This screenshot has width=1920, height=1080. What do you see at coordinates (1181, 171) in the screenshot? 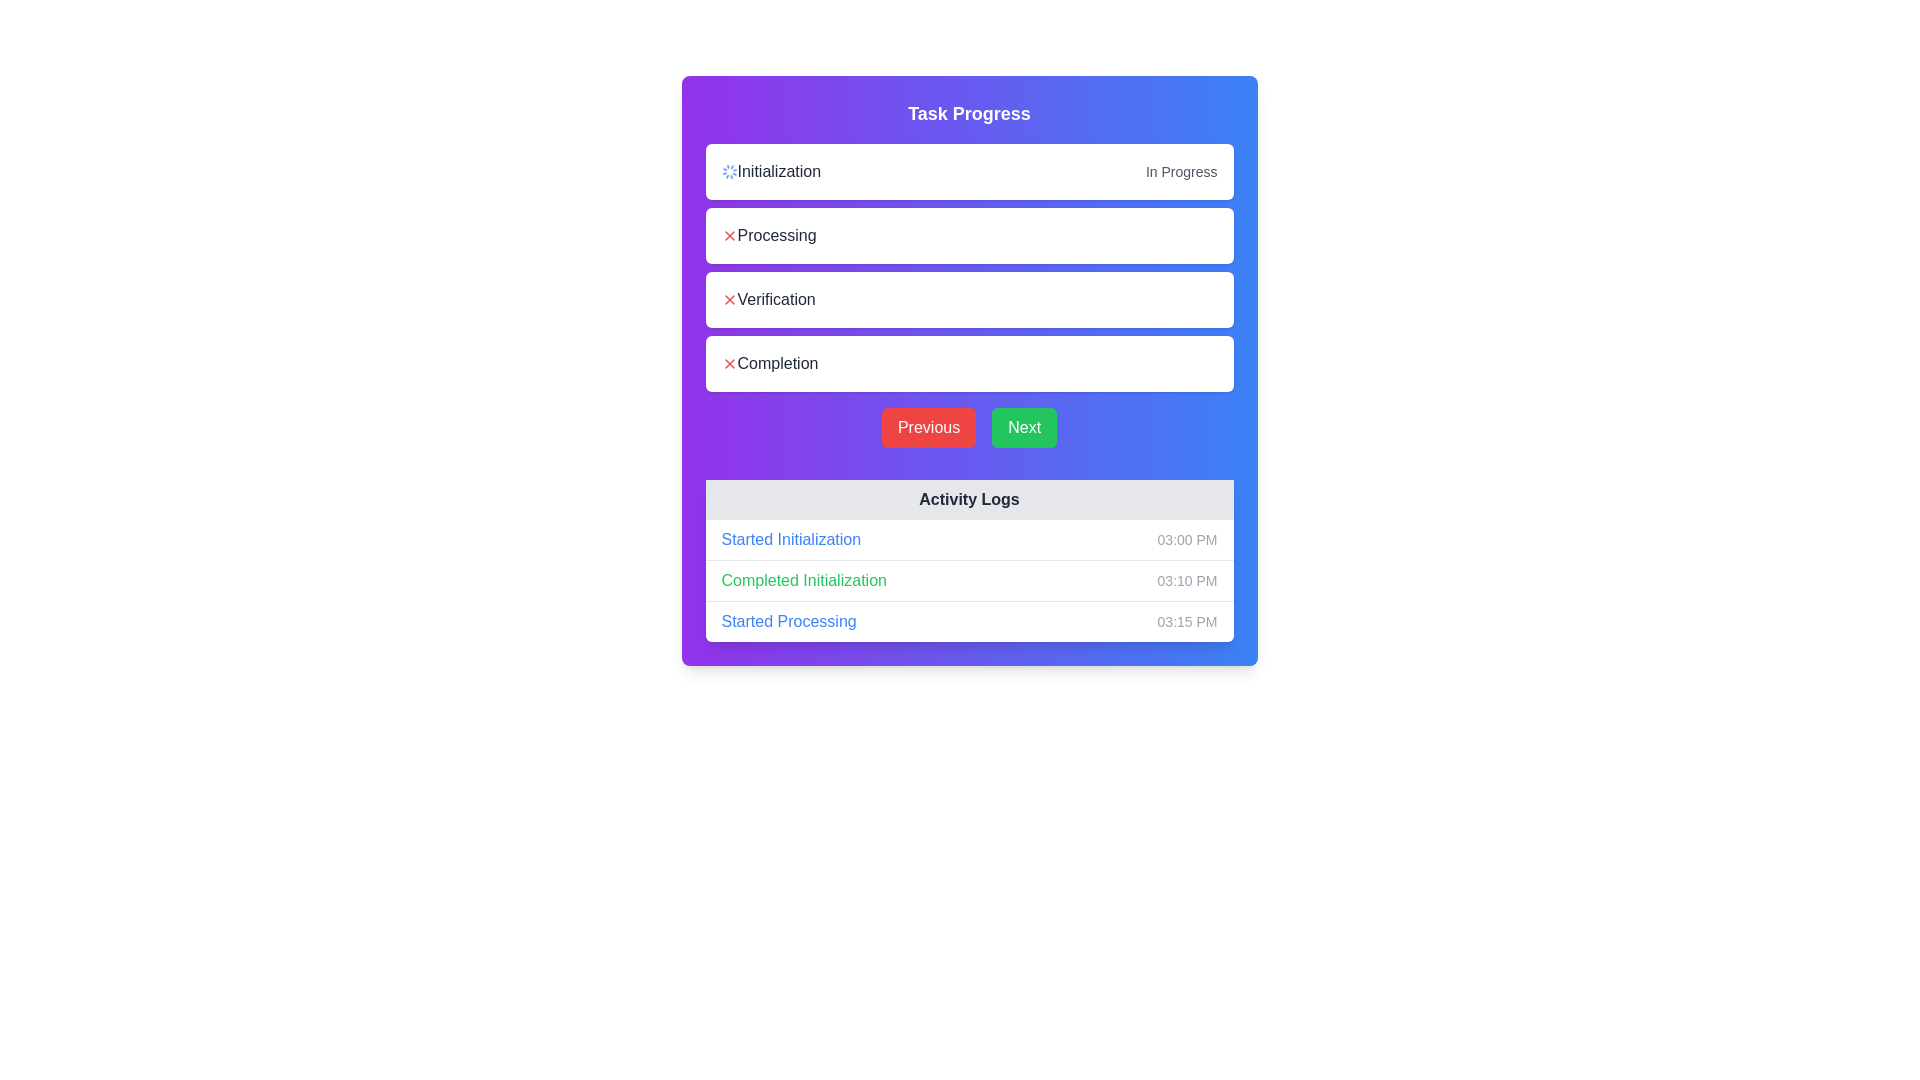
I see `the text element displaying 'In Progress', which is aligned horizontally with the 'Initialization' label in the task progress section` at bounding box center [1181, 171].